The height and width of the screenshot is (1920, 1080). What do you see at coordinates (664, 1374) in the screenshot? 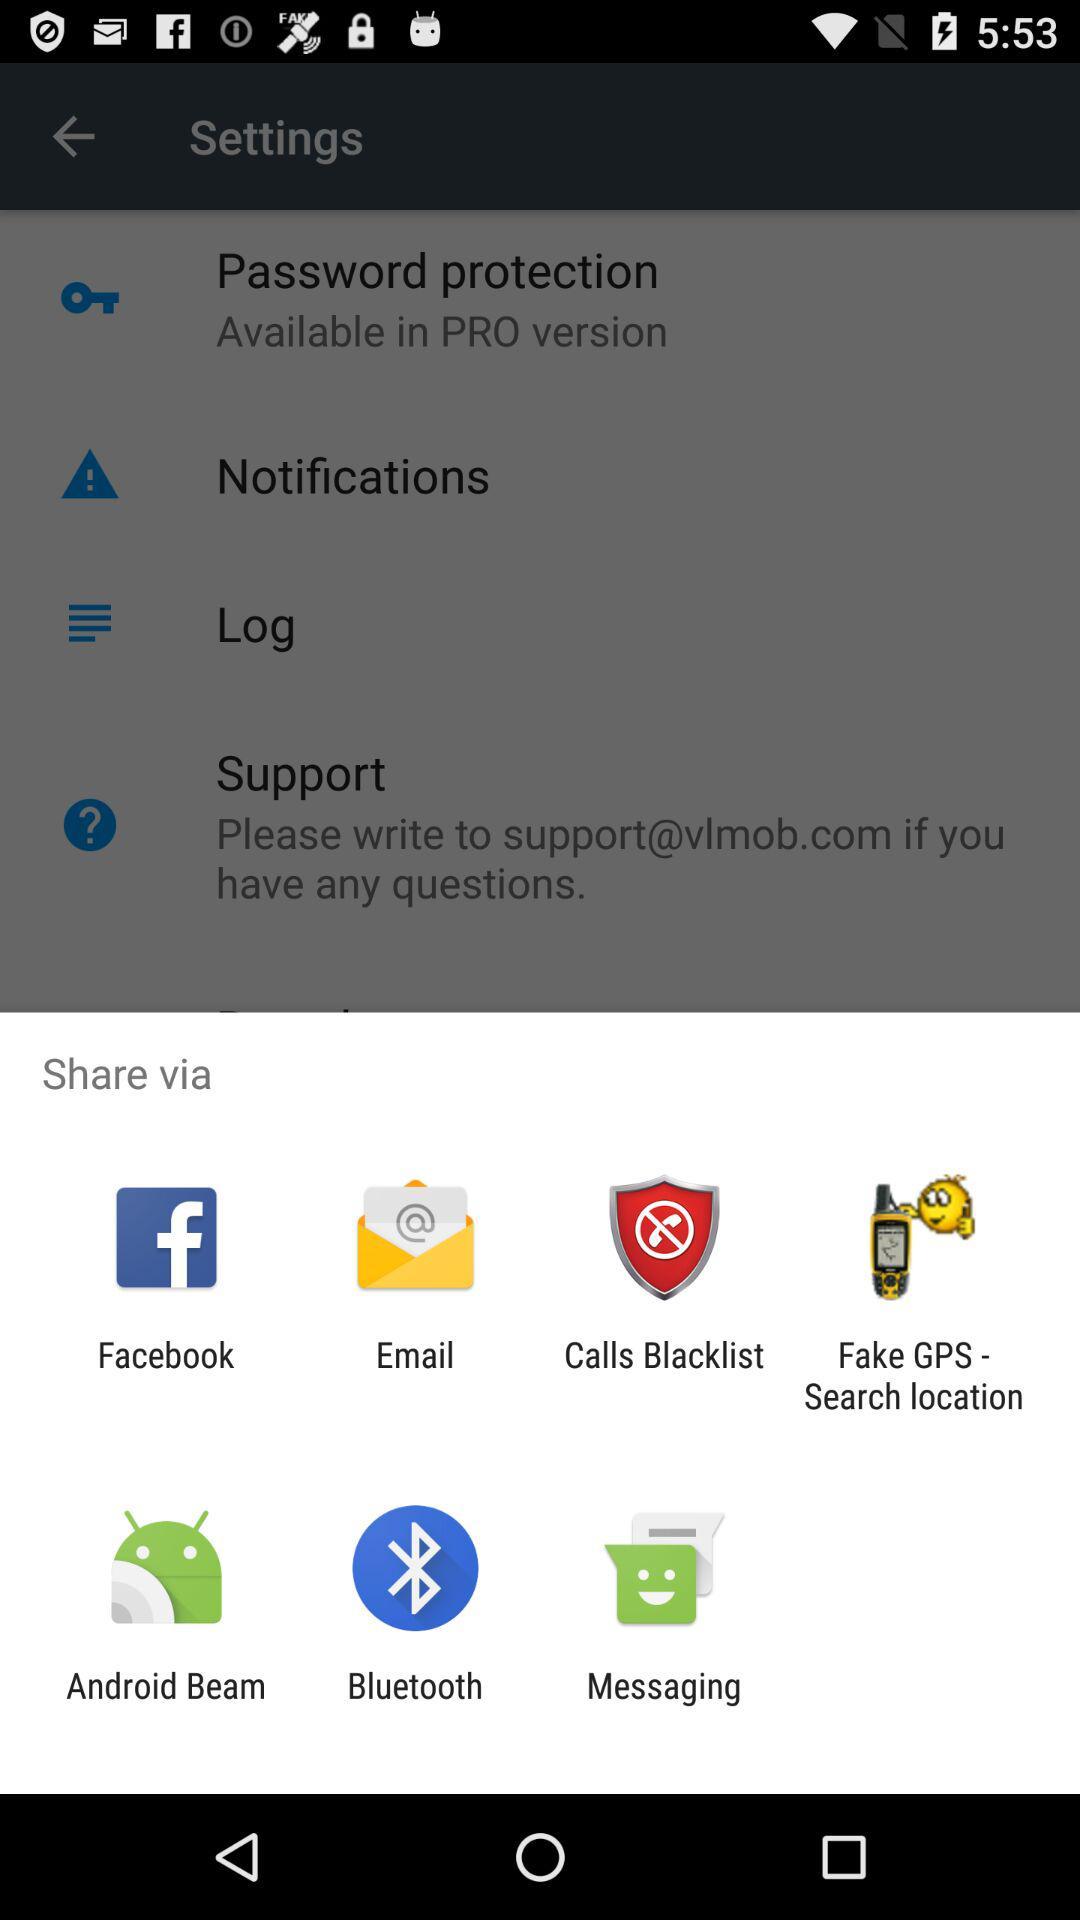
I see `the icon next to the email` at bounding box center [664, 1374].